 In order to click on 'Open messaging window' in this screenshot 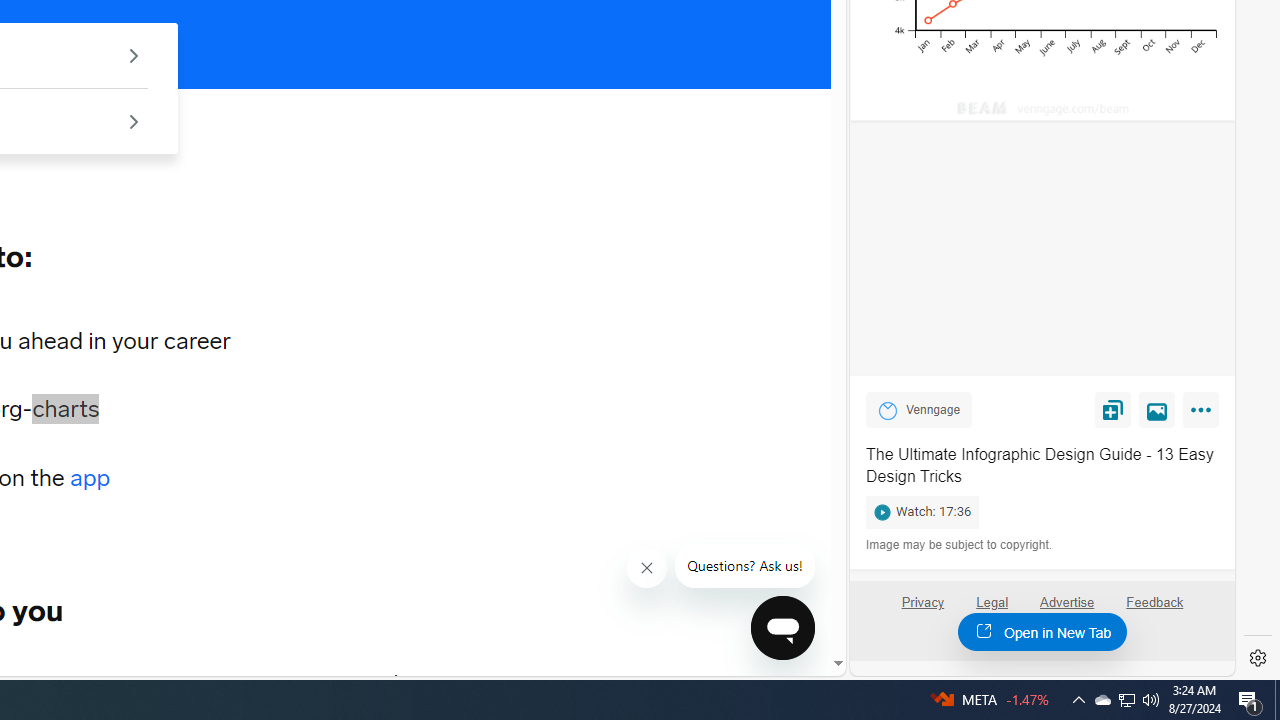, I will do `click(782, 627)`.